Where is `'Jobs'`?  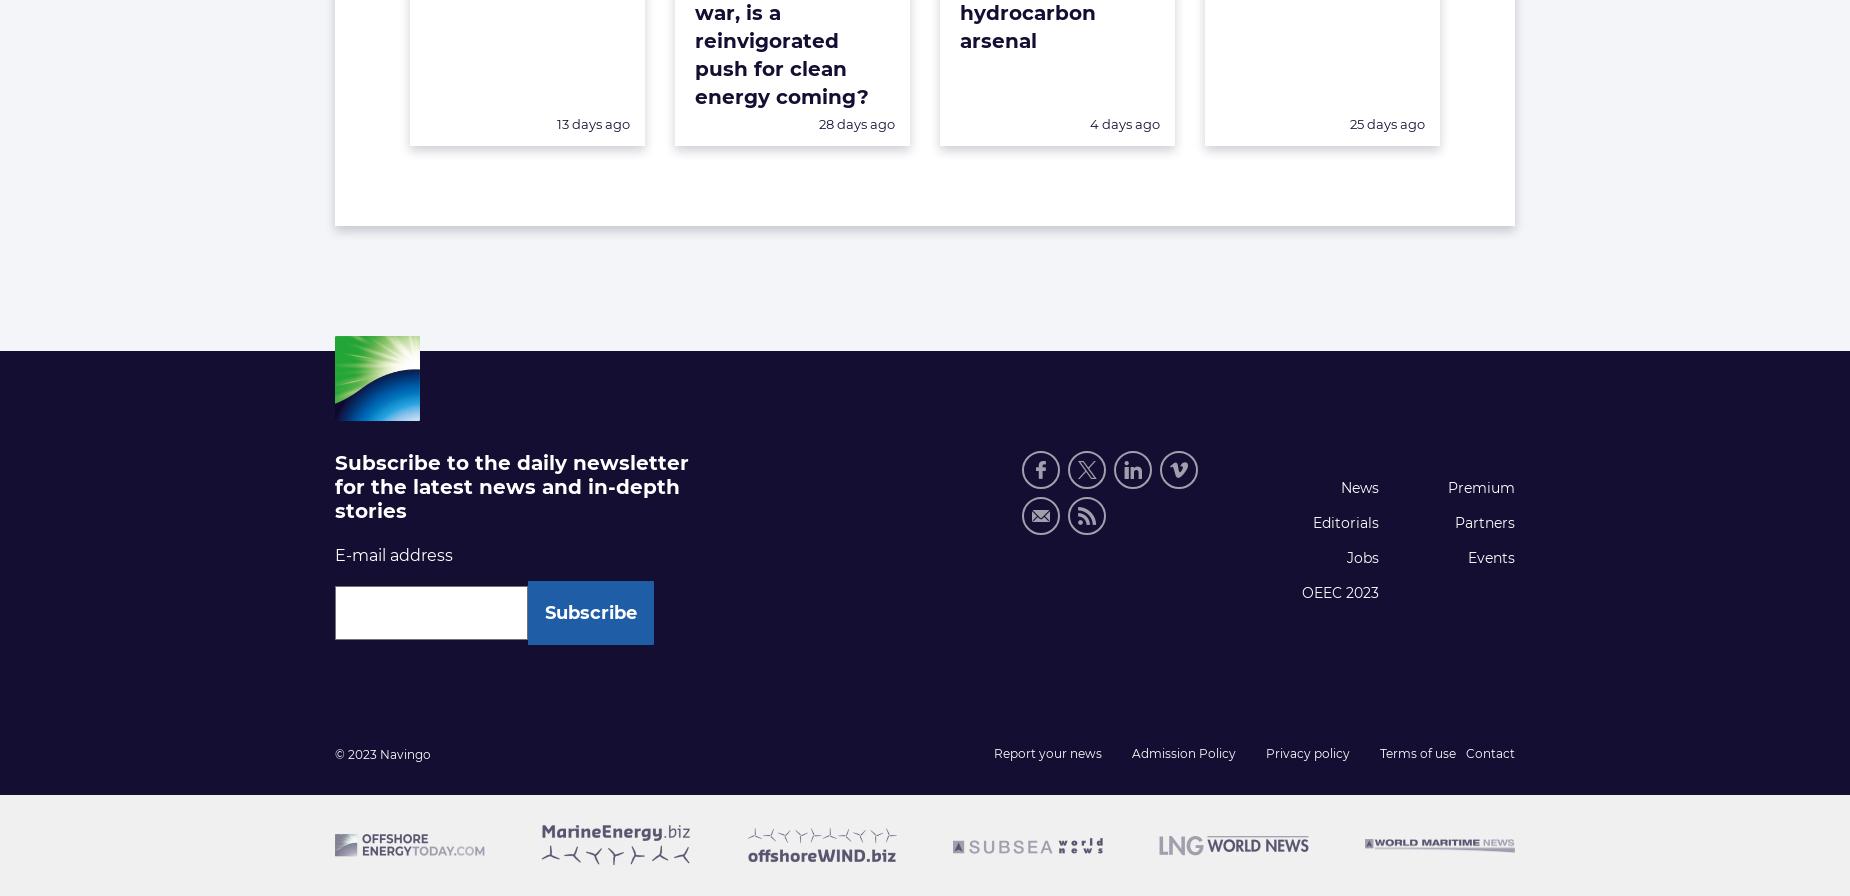 'Jobs' is located at coordinates (1360, 558).